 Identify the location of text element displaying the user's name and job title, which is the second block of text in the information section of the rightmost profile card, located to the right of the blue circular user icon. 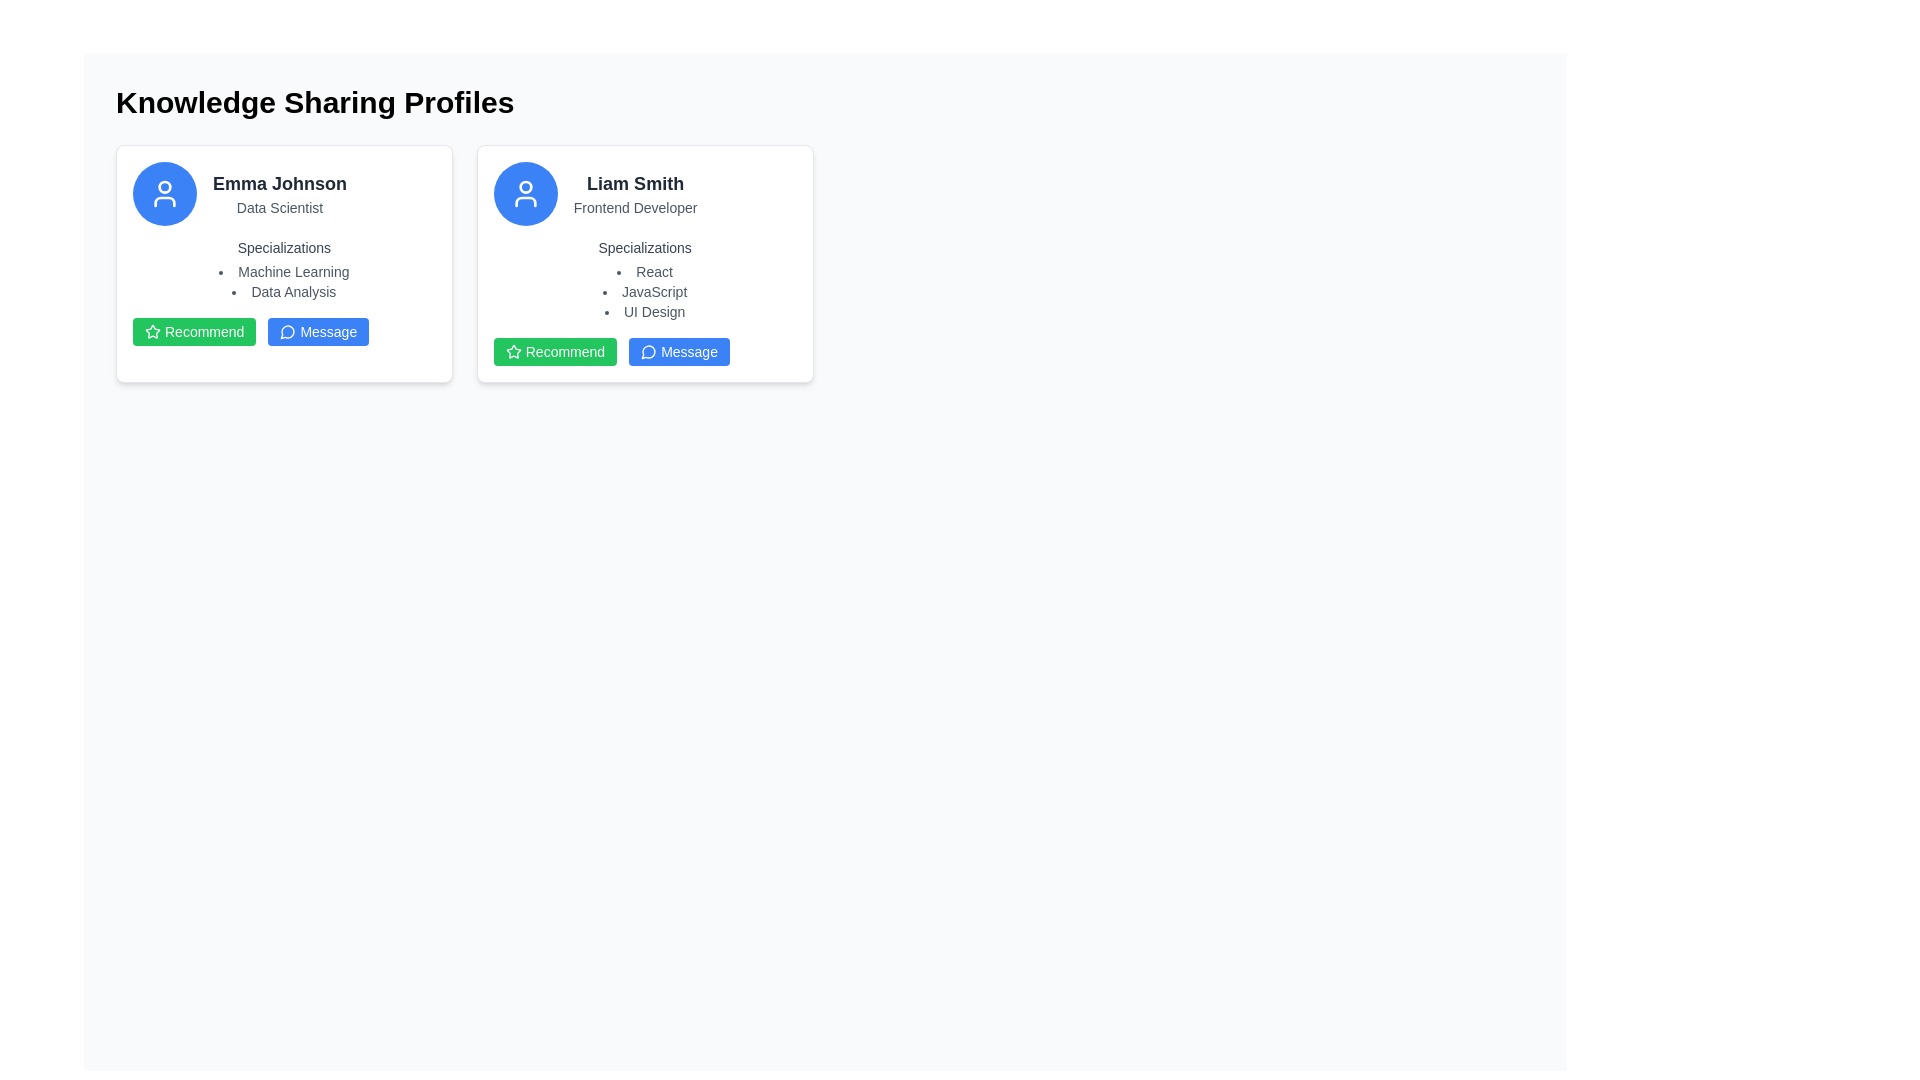
(634, 193).